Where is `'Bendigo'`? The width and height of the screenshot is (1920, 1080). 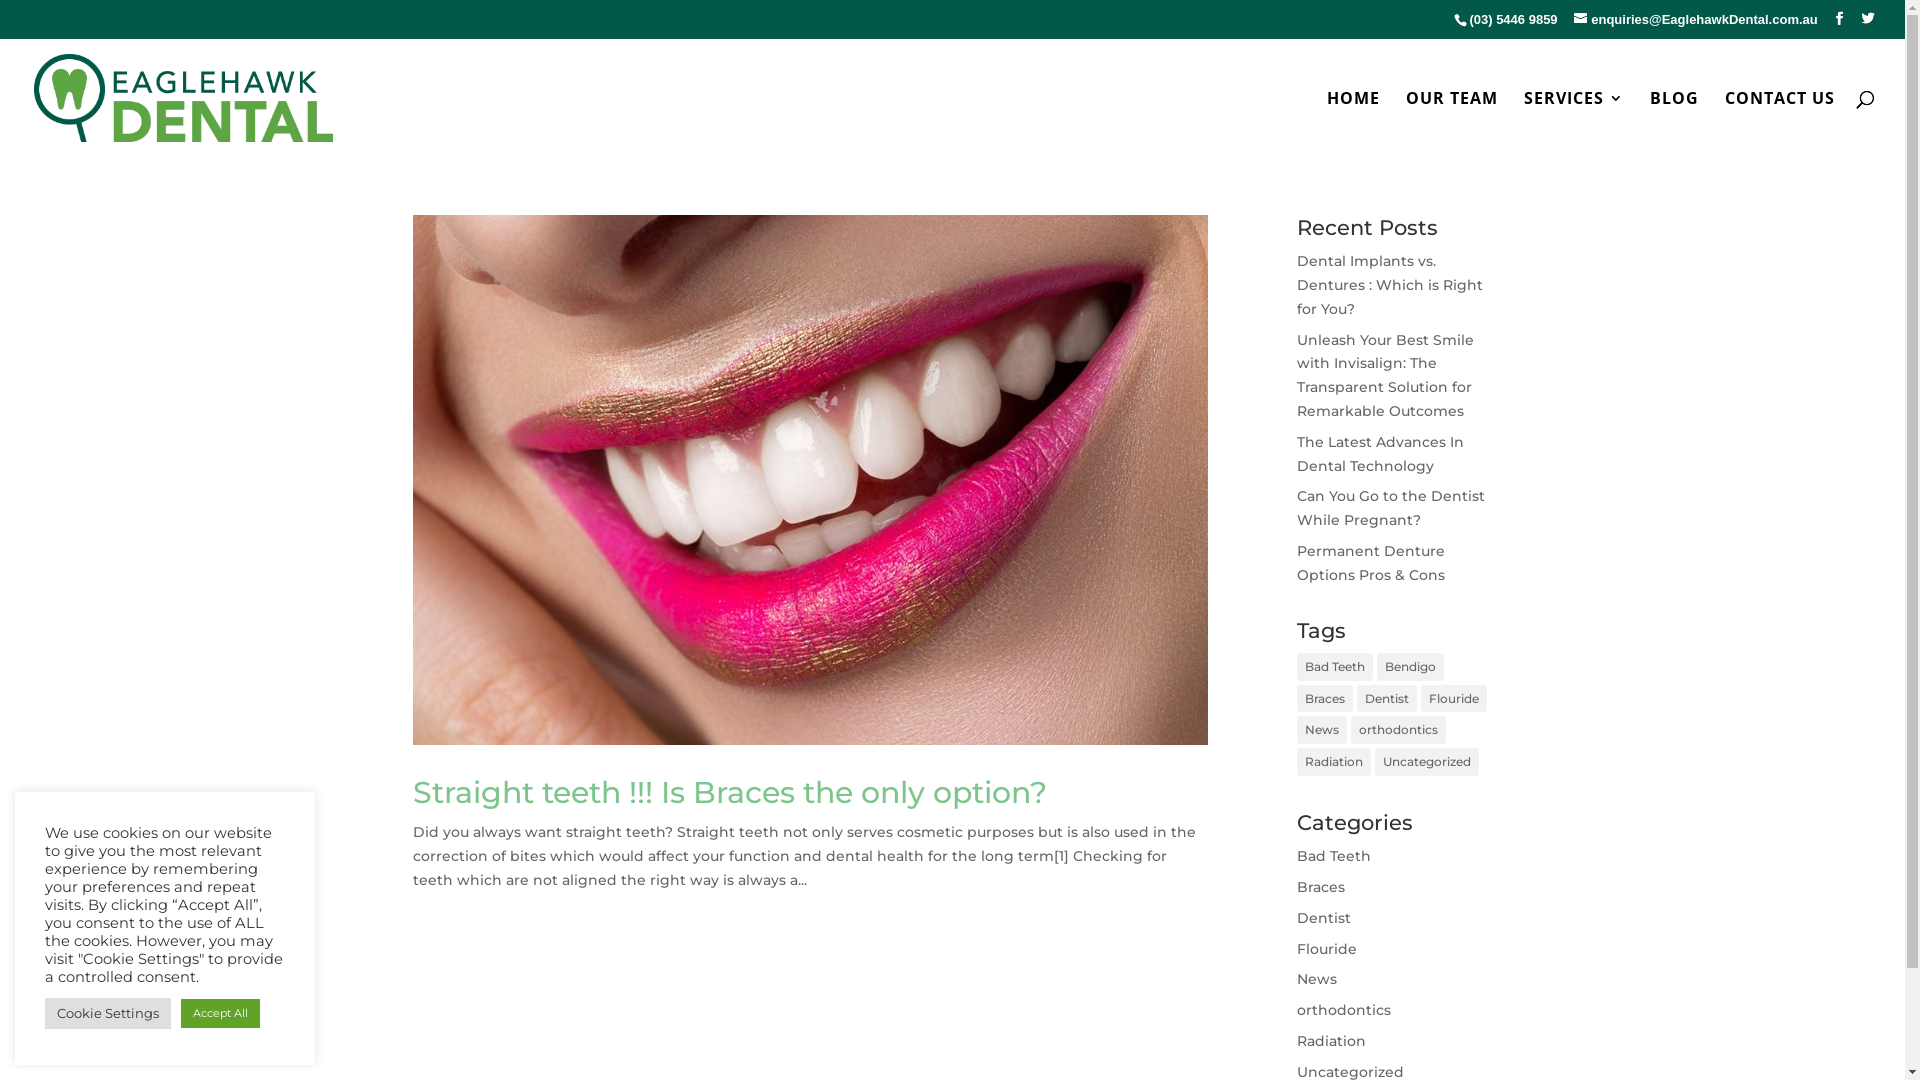 'Bendigo' is located at coordinates (1409, 667).